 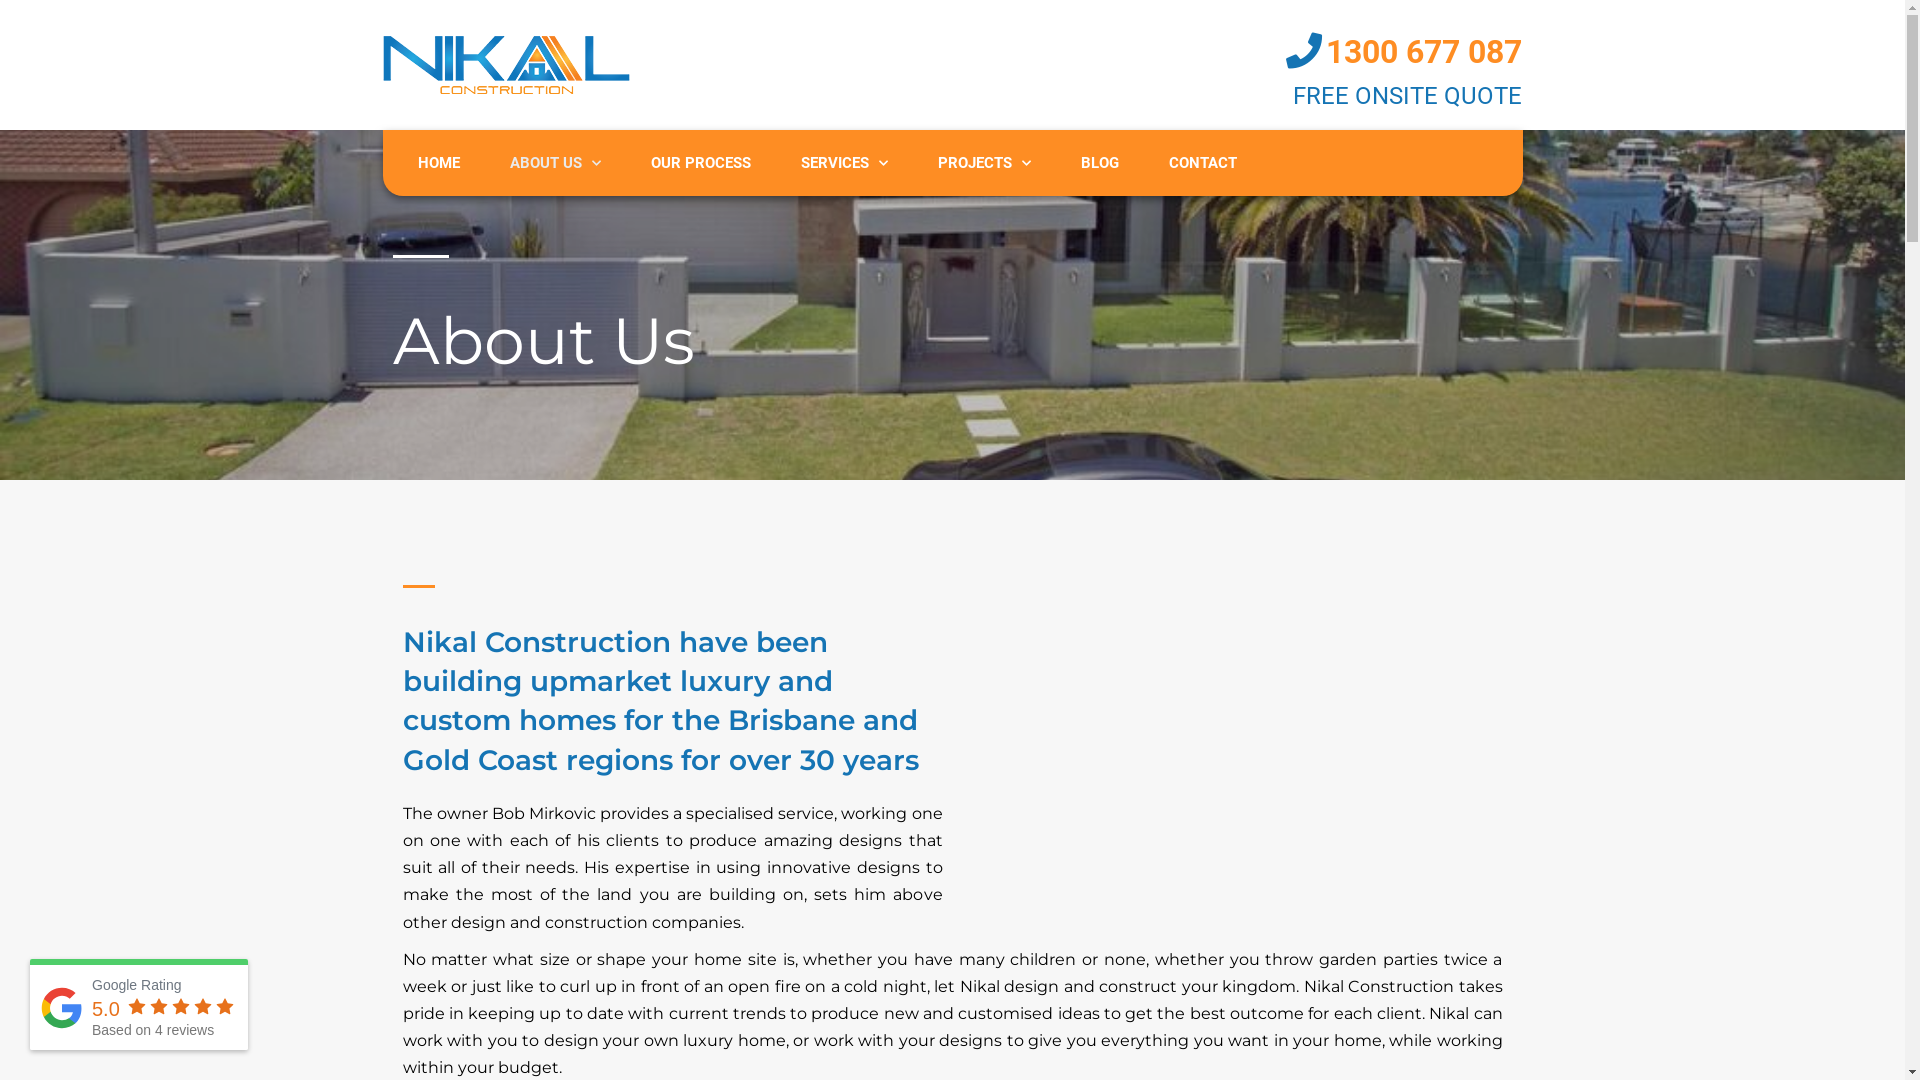 I want to click on 'SERVICES', so click(x=844, y=161).